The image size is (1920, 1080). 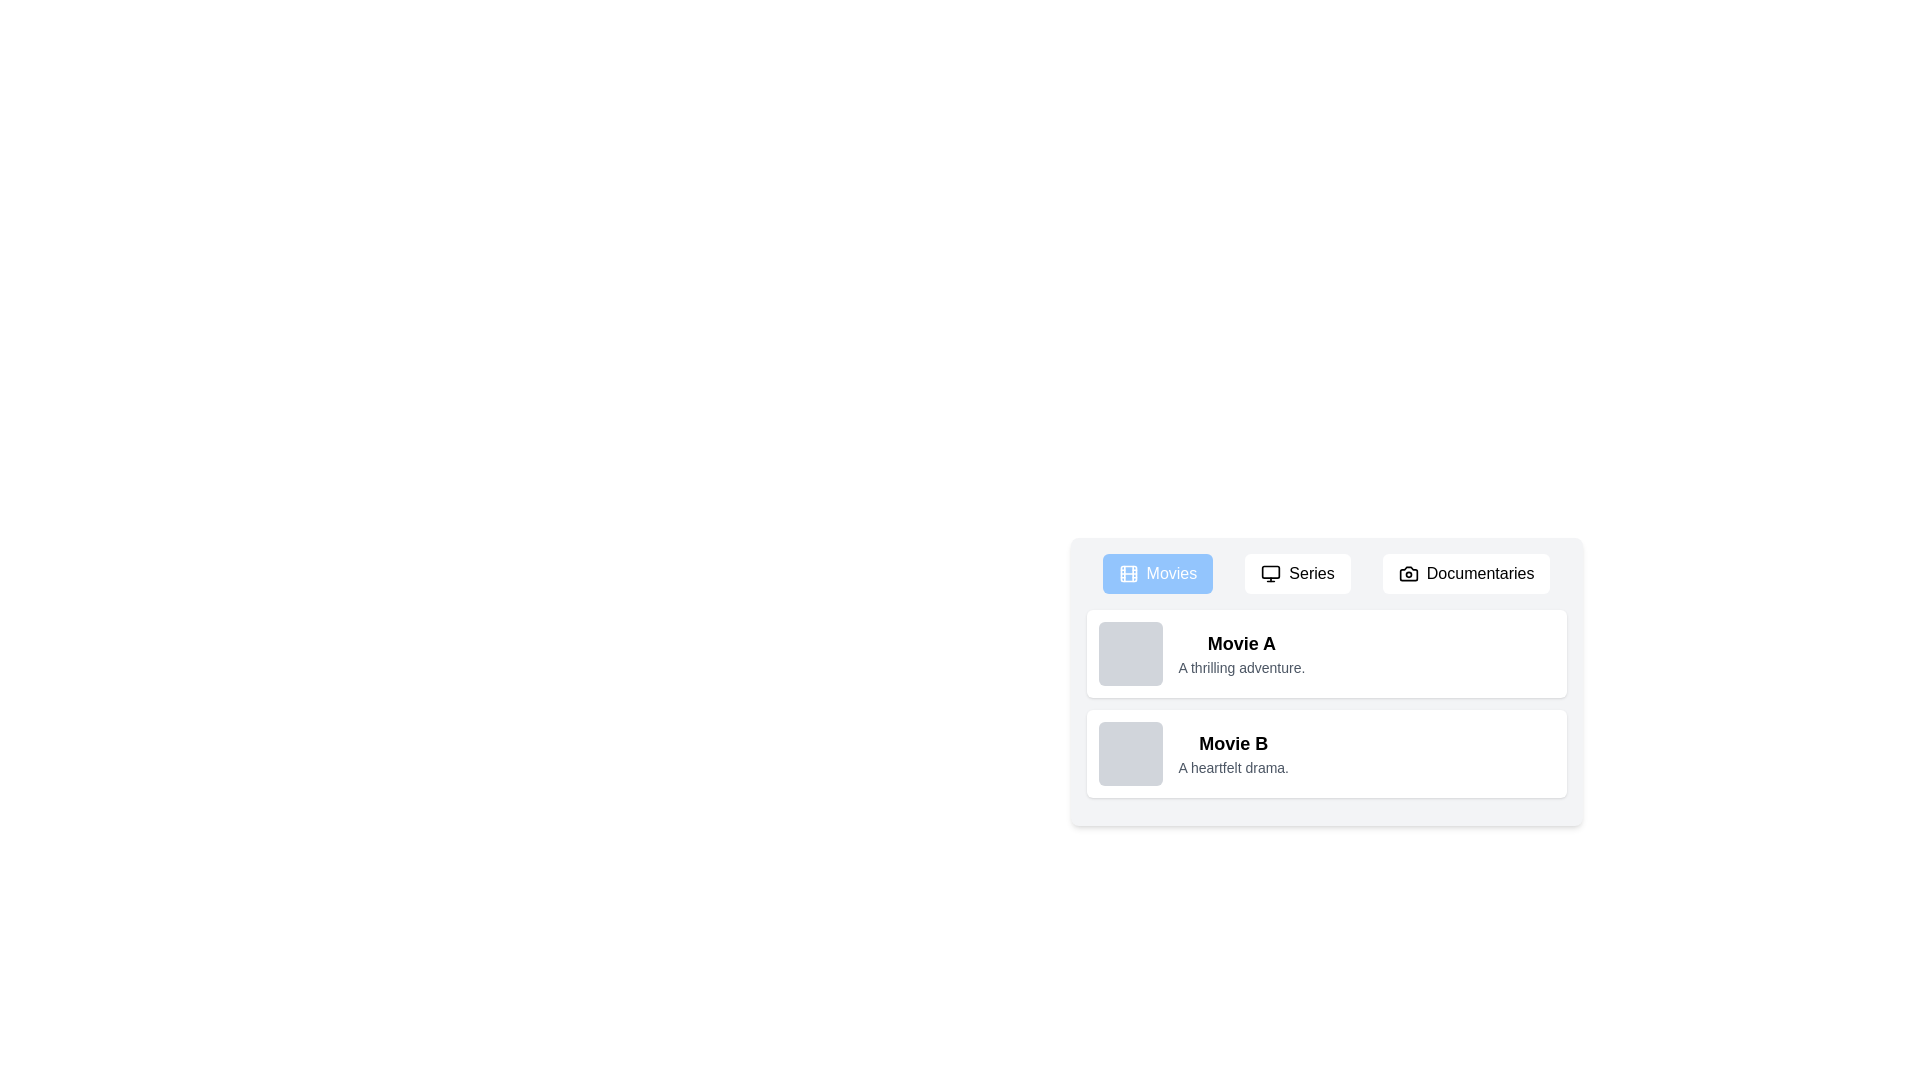 What do you see at coordinates (1326, 654) in the screenshot?
I see `the content item Movie A under the active tab` at bounding box center [1326, 654].